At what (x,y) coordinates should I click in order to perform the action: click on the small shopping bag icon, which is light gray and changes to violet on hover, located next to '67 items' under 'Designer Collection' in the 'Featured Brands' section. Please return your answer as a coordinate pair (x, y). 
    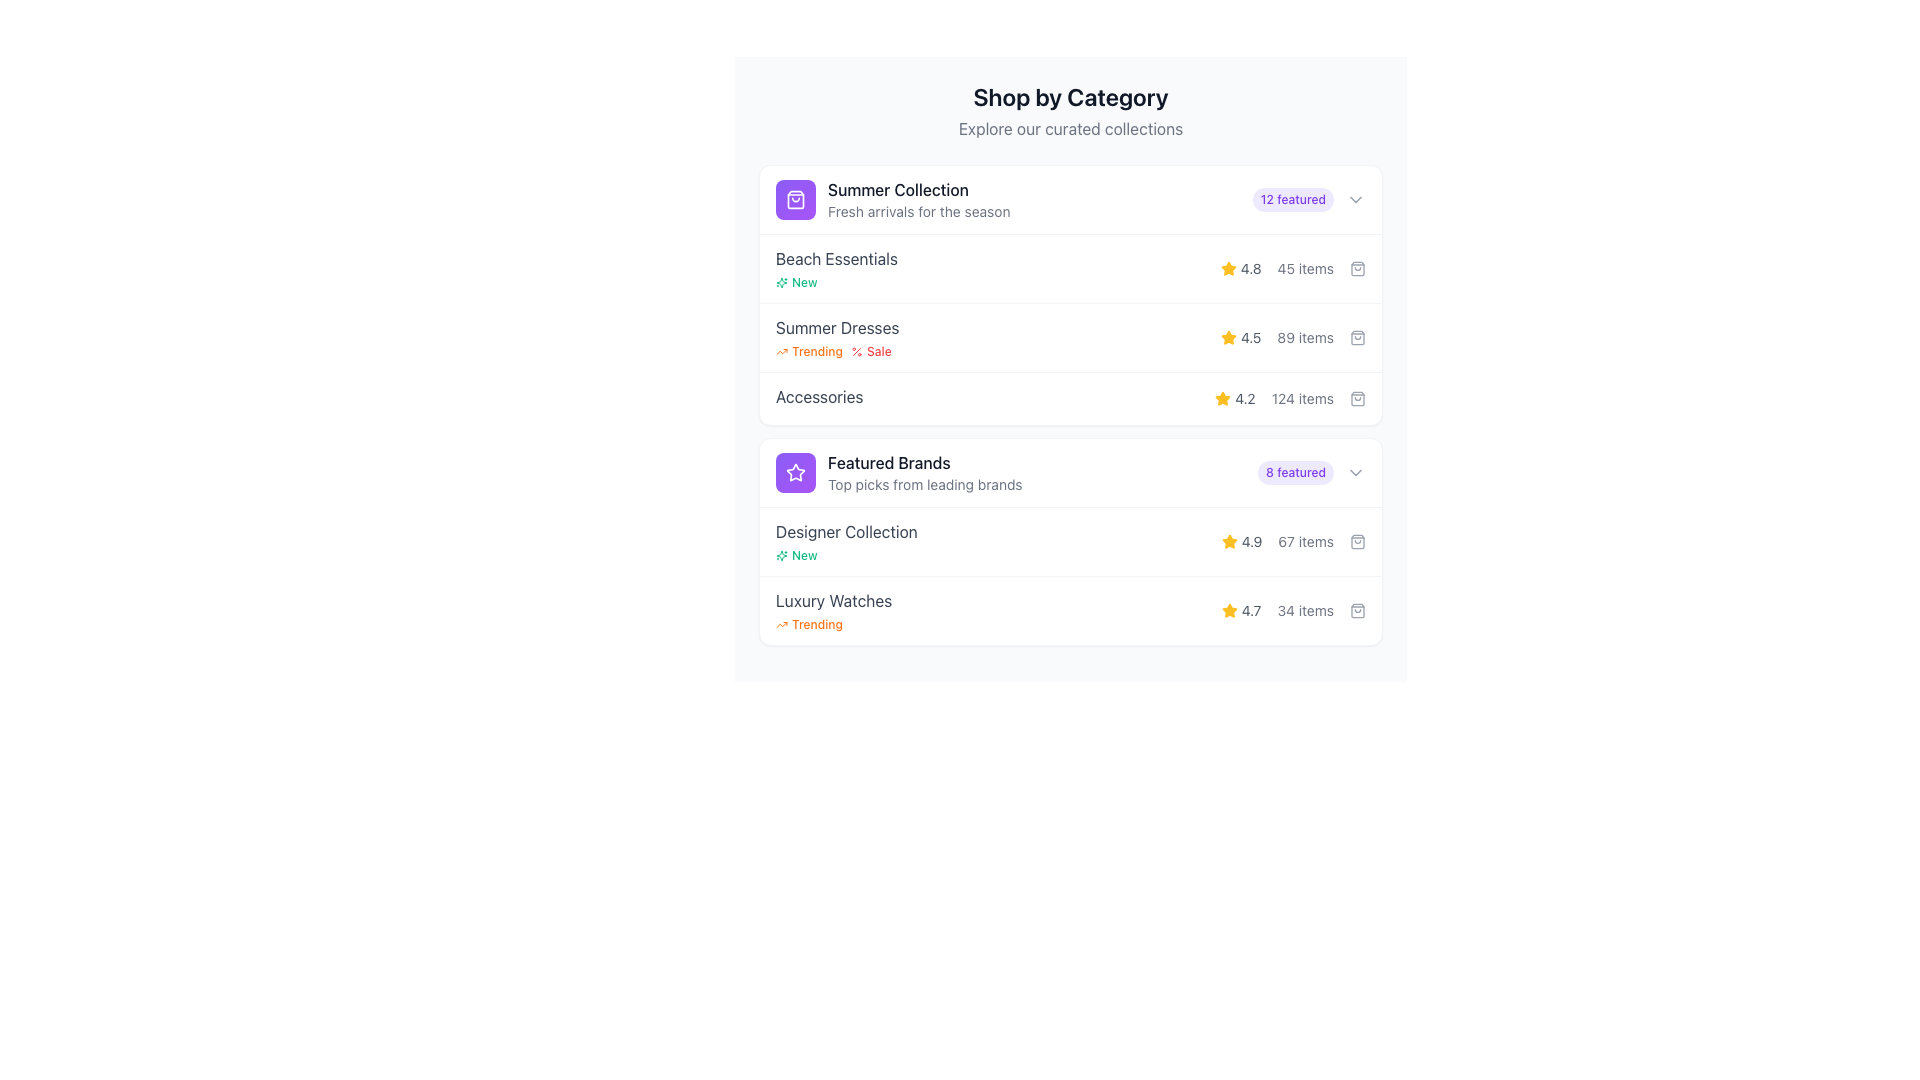
    Looking at the image, I should click on (1358, 542).